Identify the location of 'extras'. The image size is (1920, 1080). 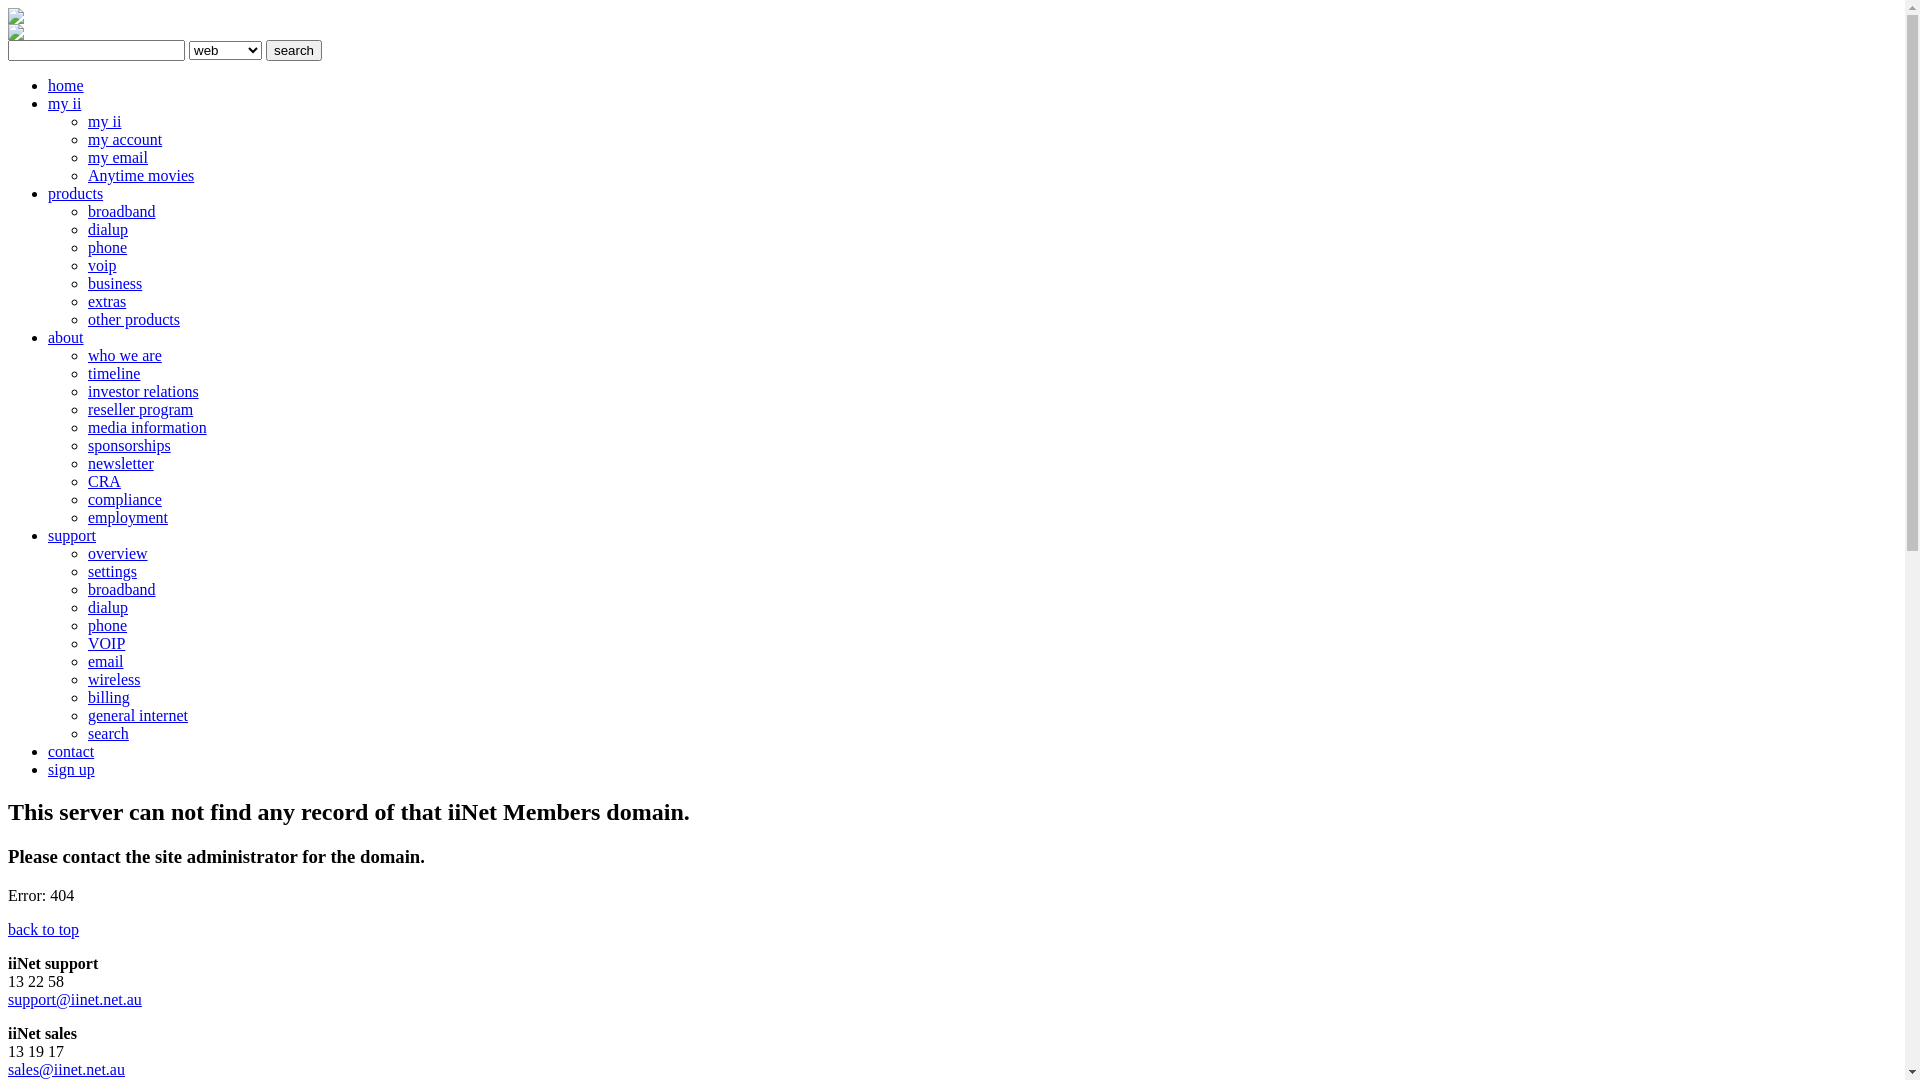
(105, 301).